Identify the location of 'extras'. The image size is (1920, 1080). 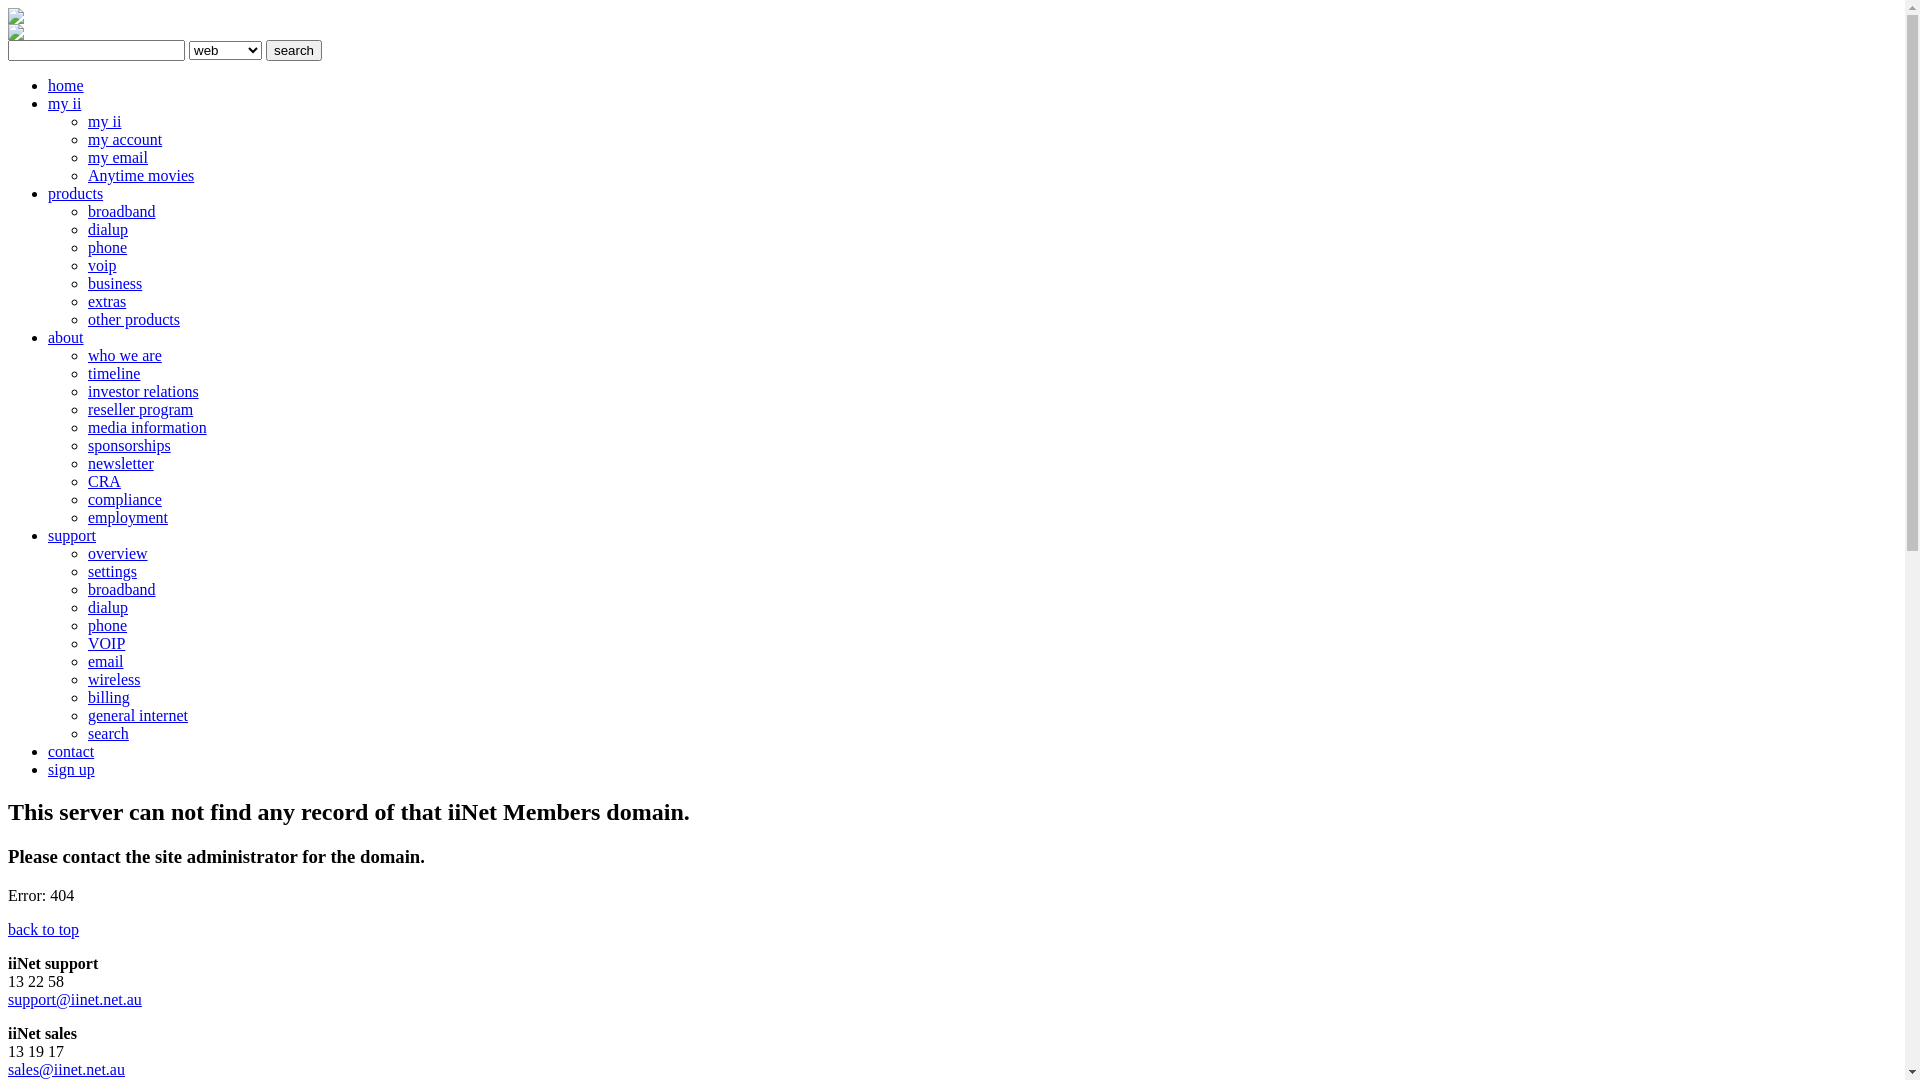
(105, 301).